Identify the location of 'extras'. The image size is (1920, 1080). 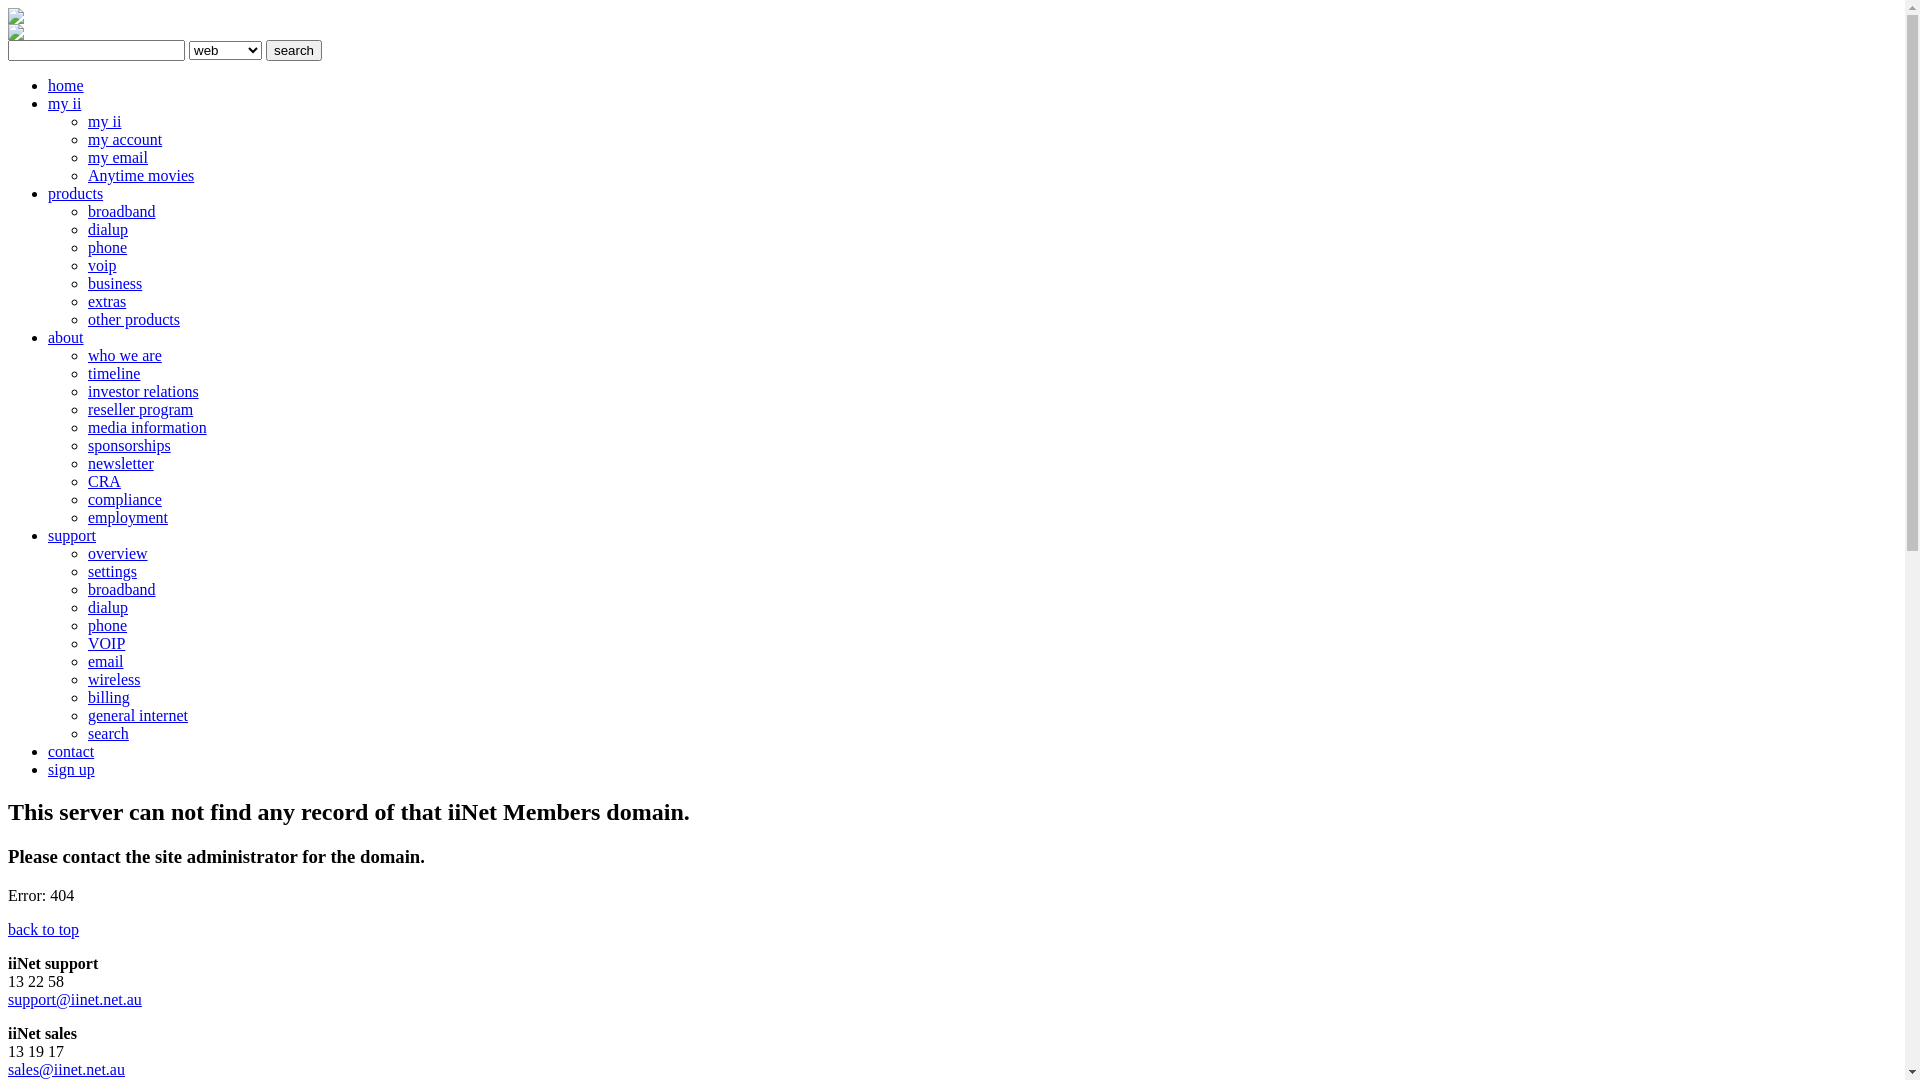
(105, 301).